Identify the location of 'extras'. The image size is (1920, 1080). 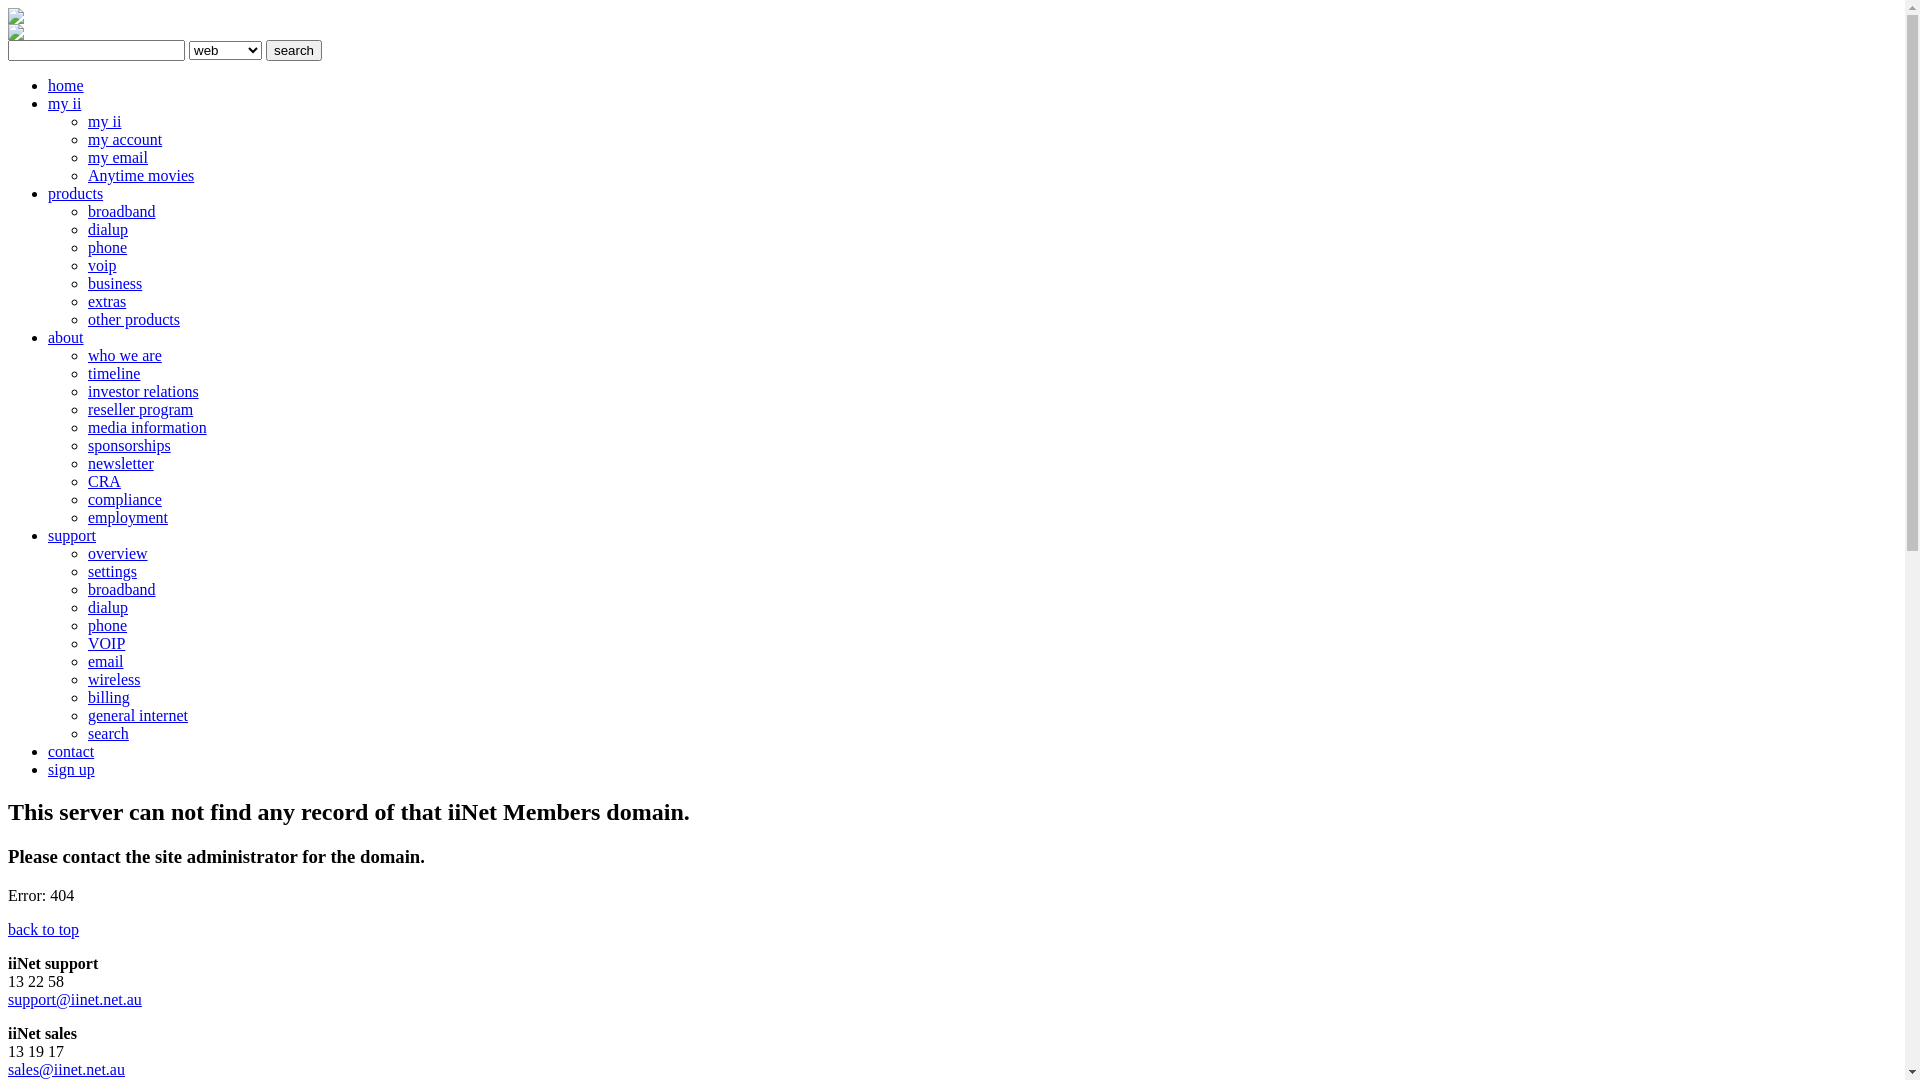
(105, 301).